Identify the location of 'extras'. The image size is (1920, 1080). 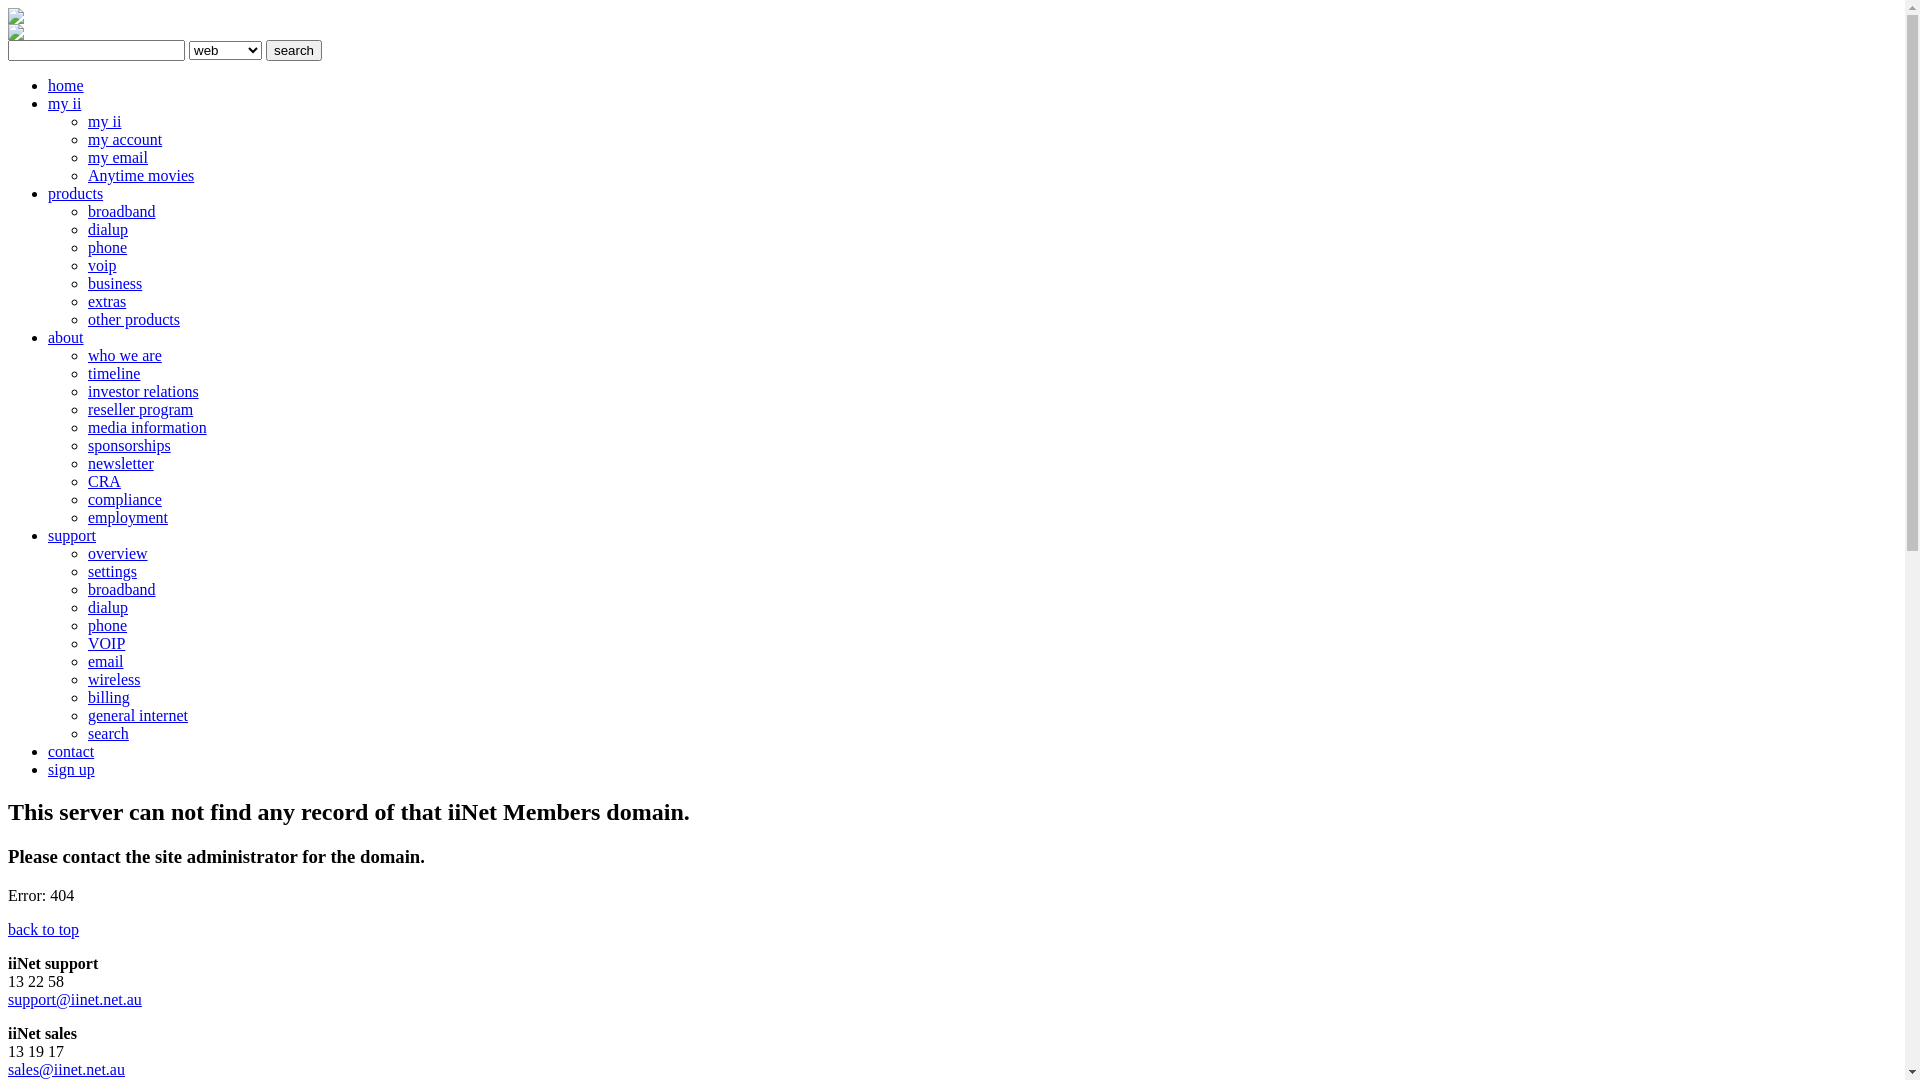
(105, 301).